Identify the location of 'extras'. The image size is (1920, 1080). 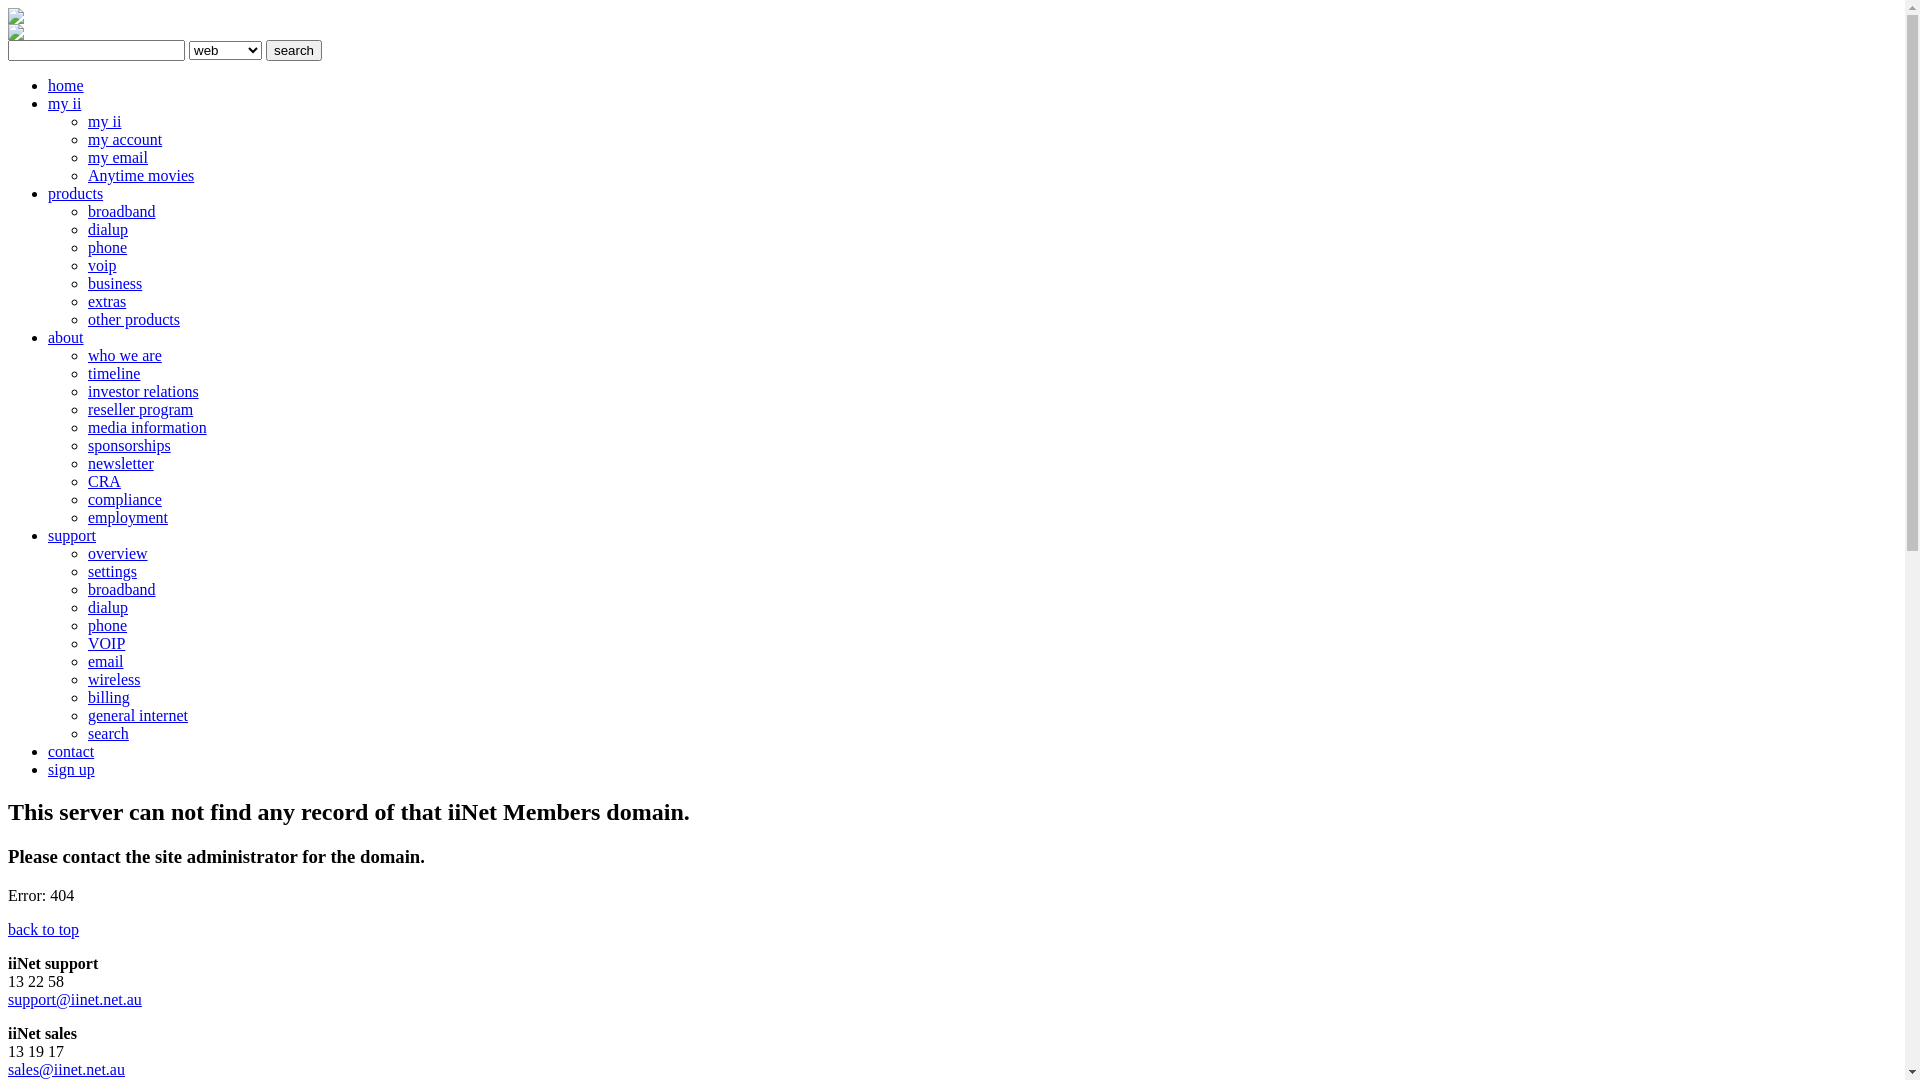
(105, 301).